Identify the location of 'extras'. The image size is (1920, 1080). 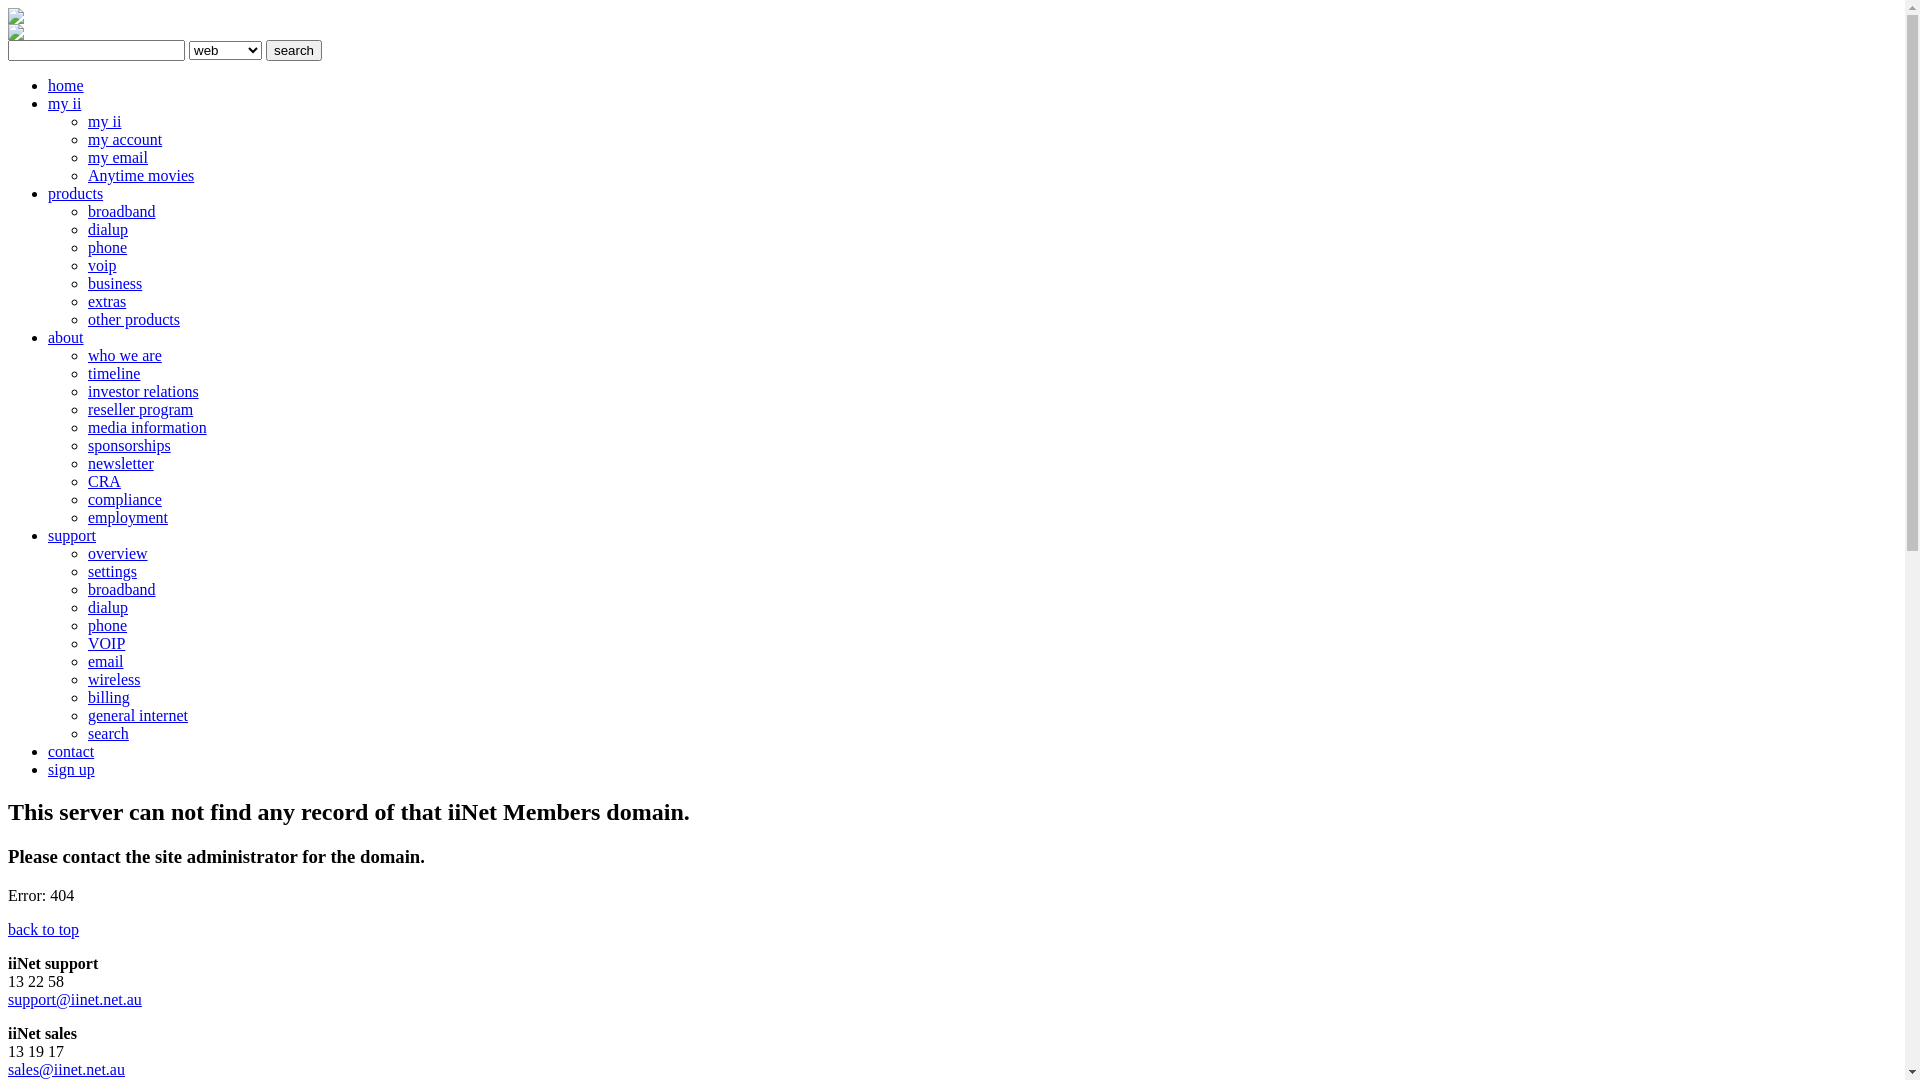
(105, 301).